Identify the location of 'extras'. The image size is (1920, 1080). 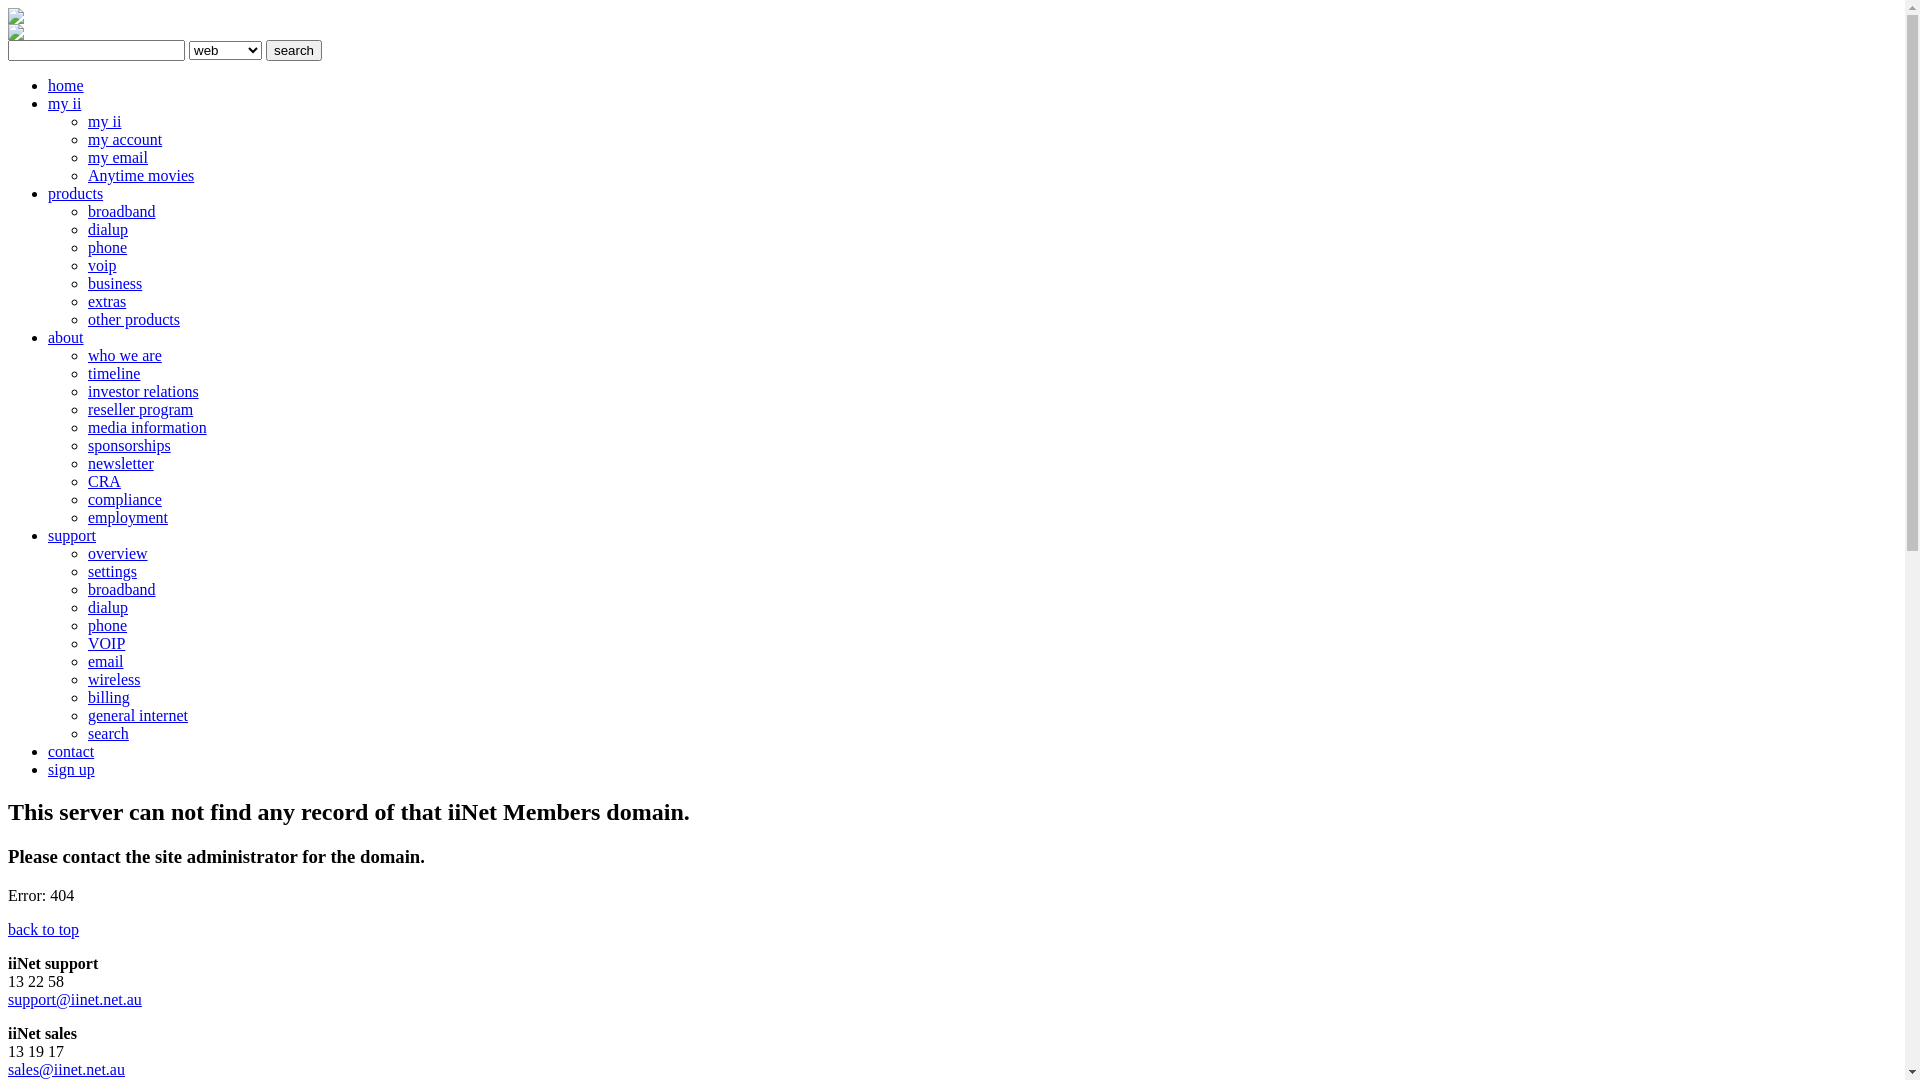
(105, 301).